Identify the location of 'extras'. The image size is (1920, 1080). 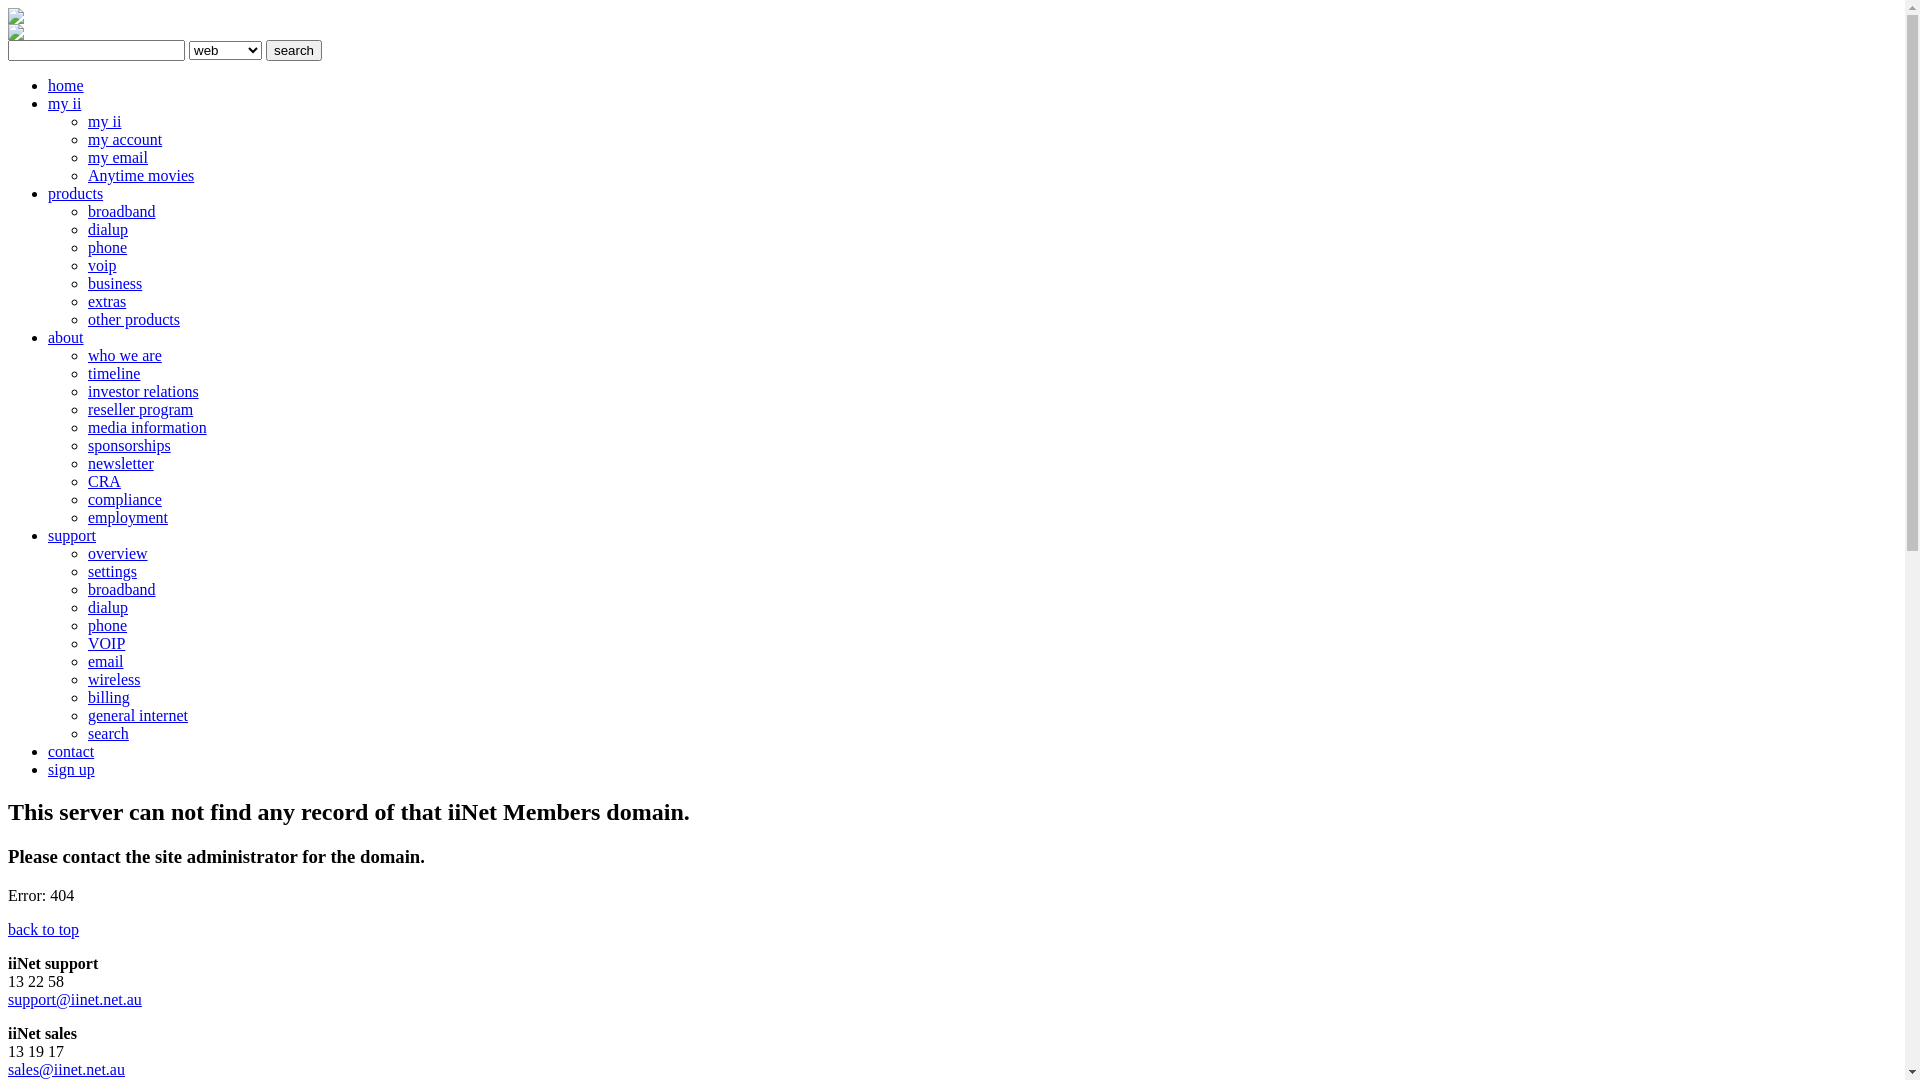
(105, 301).